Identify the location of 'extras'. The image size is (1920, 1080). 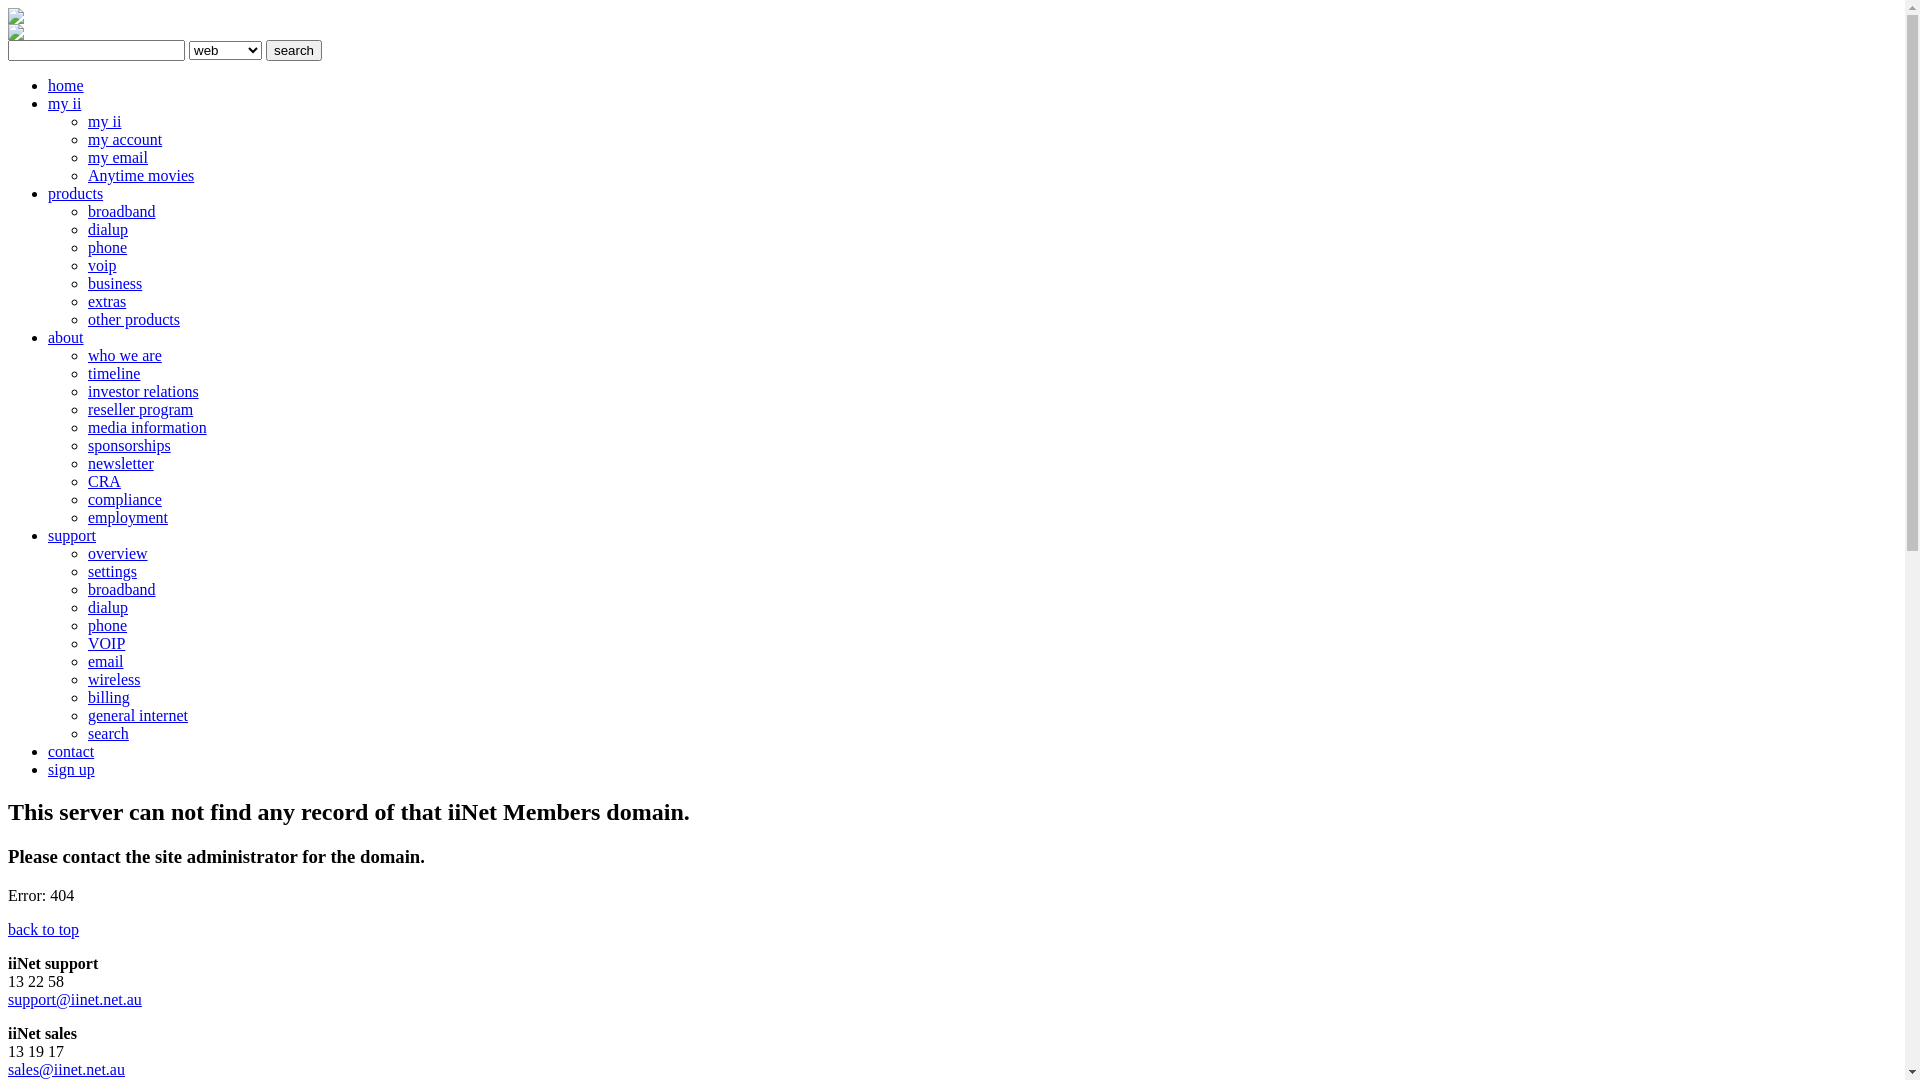
(105, 301).